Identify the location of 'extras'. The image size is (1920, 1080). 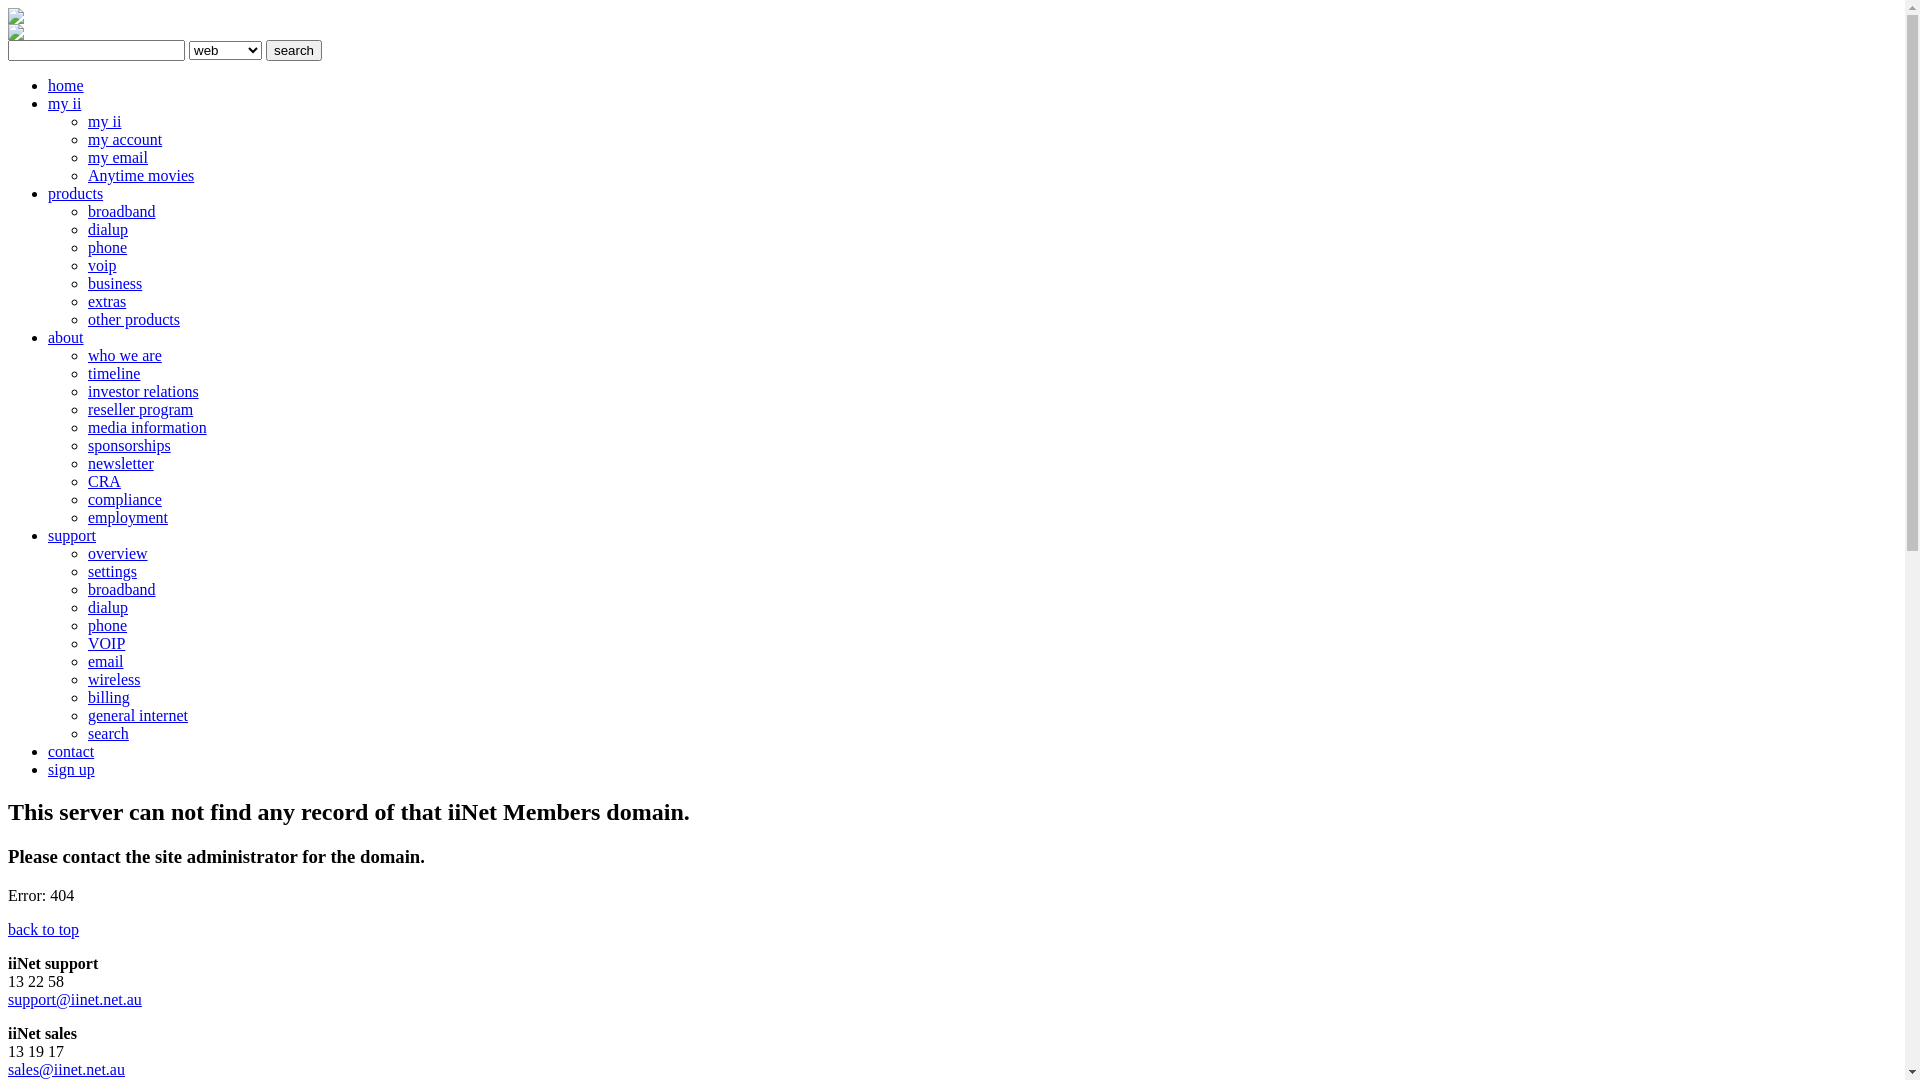
(105, 301).